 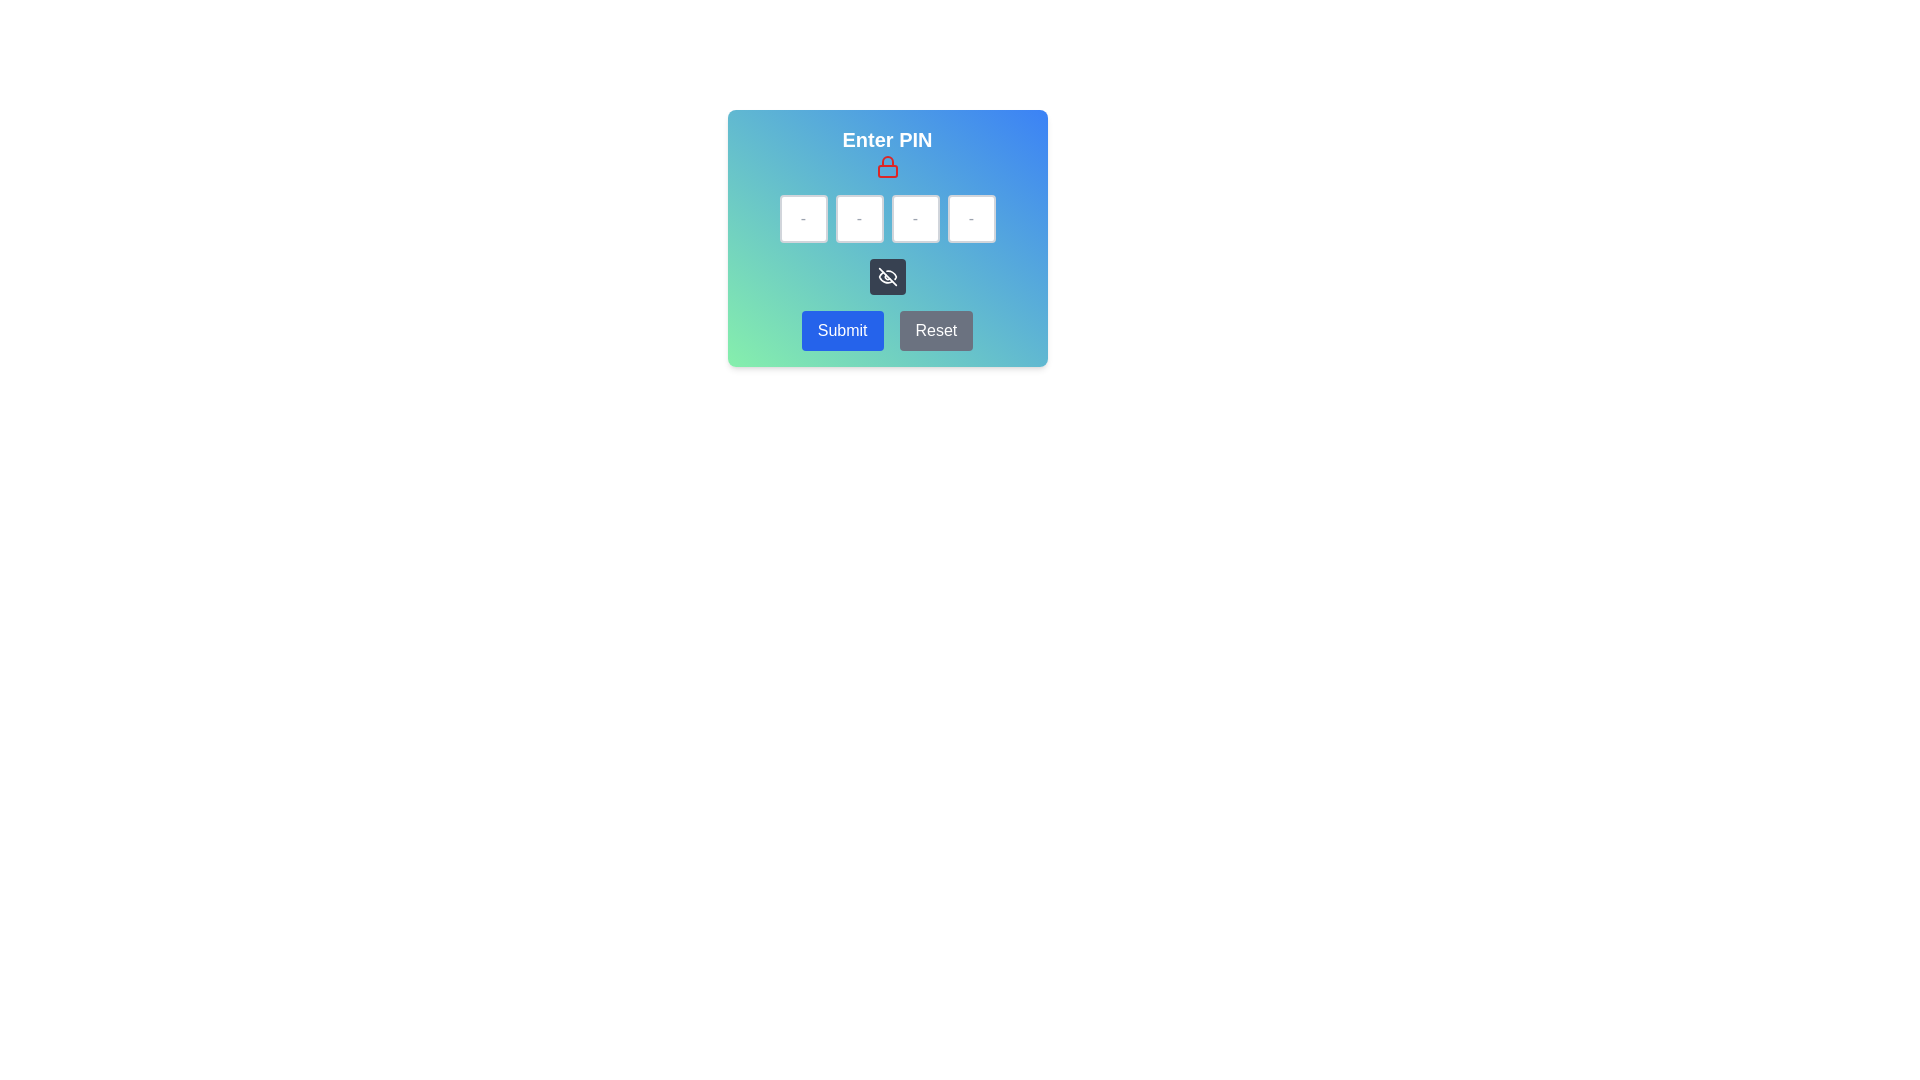 What do you see at coordinates (886, 276) in the screenshot?
I see `the eye icon button with a diagonal slash, which toggles visibility, located centrally below the PIN input boxes in a modal interface` at bounding box center [886, 276].